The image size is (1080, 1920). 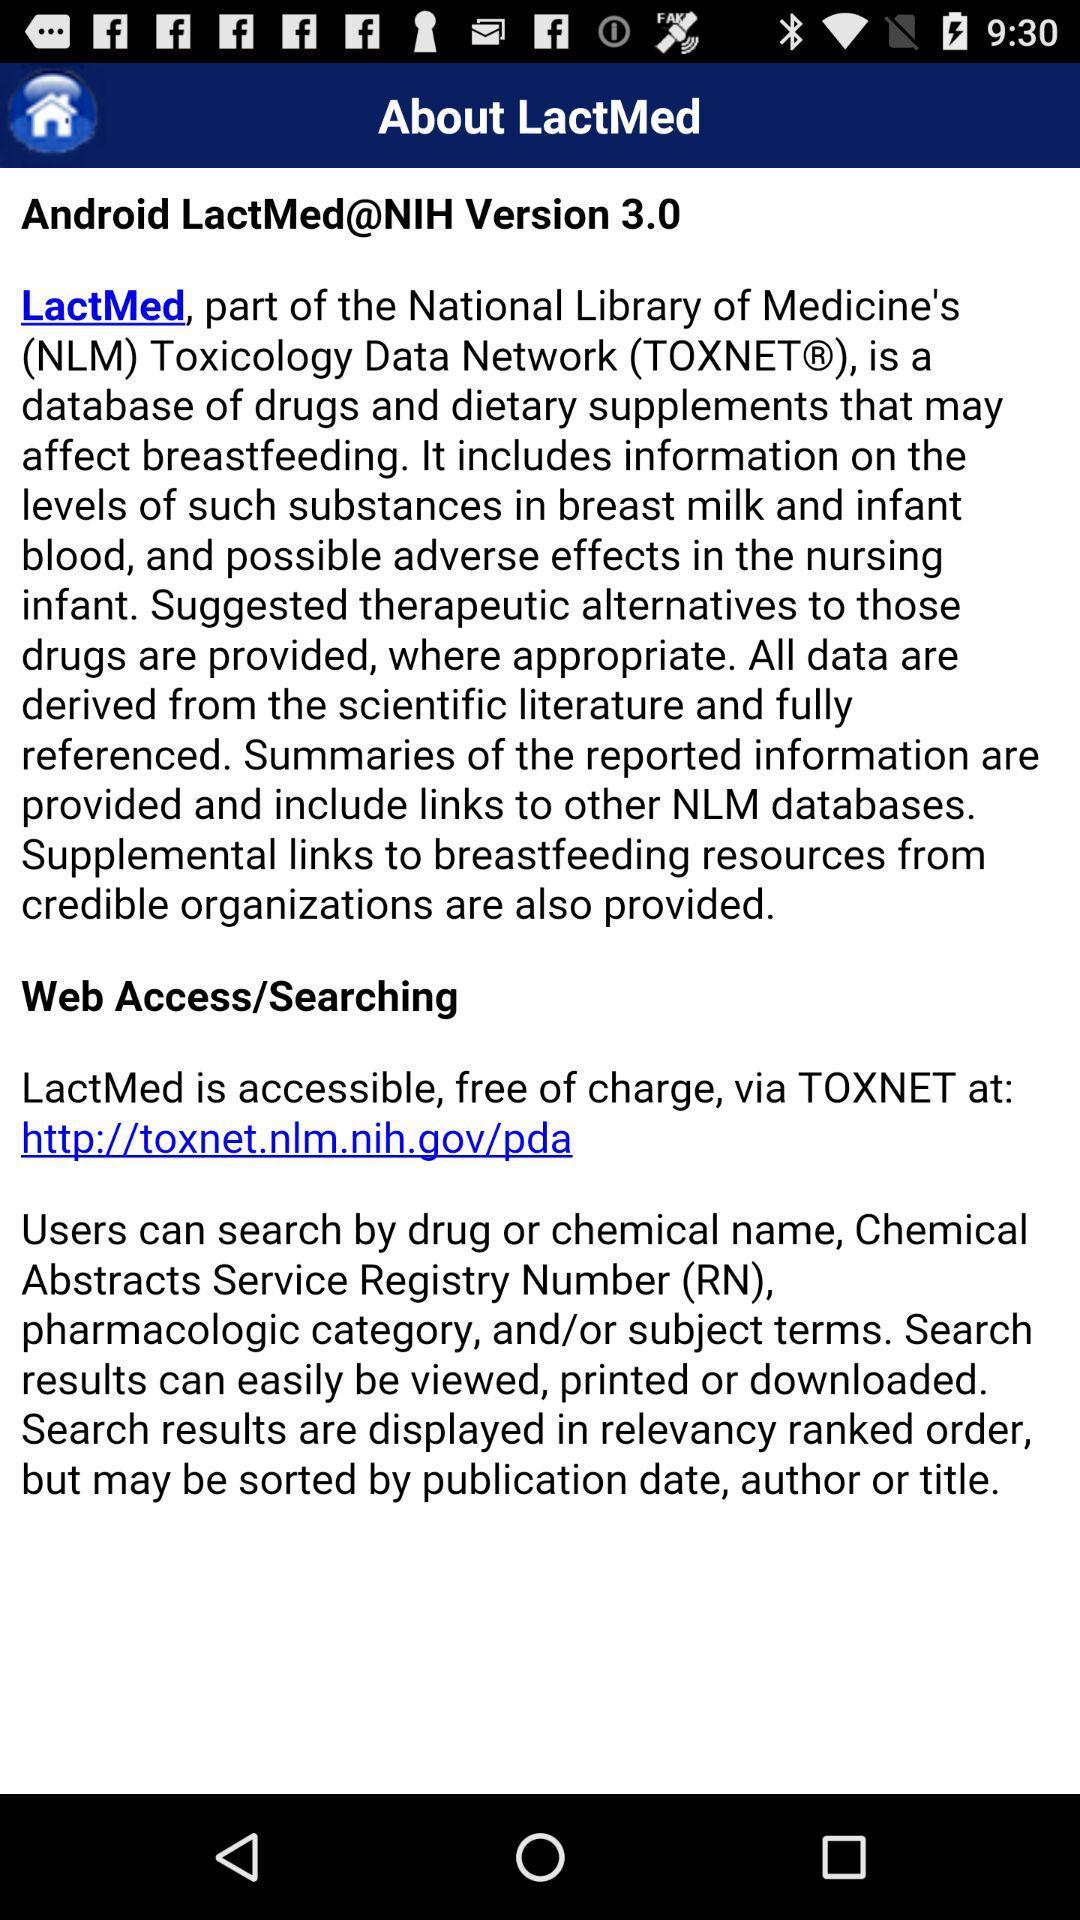 I want to click on go home, so click(x=51, y=114).